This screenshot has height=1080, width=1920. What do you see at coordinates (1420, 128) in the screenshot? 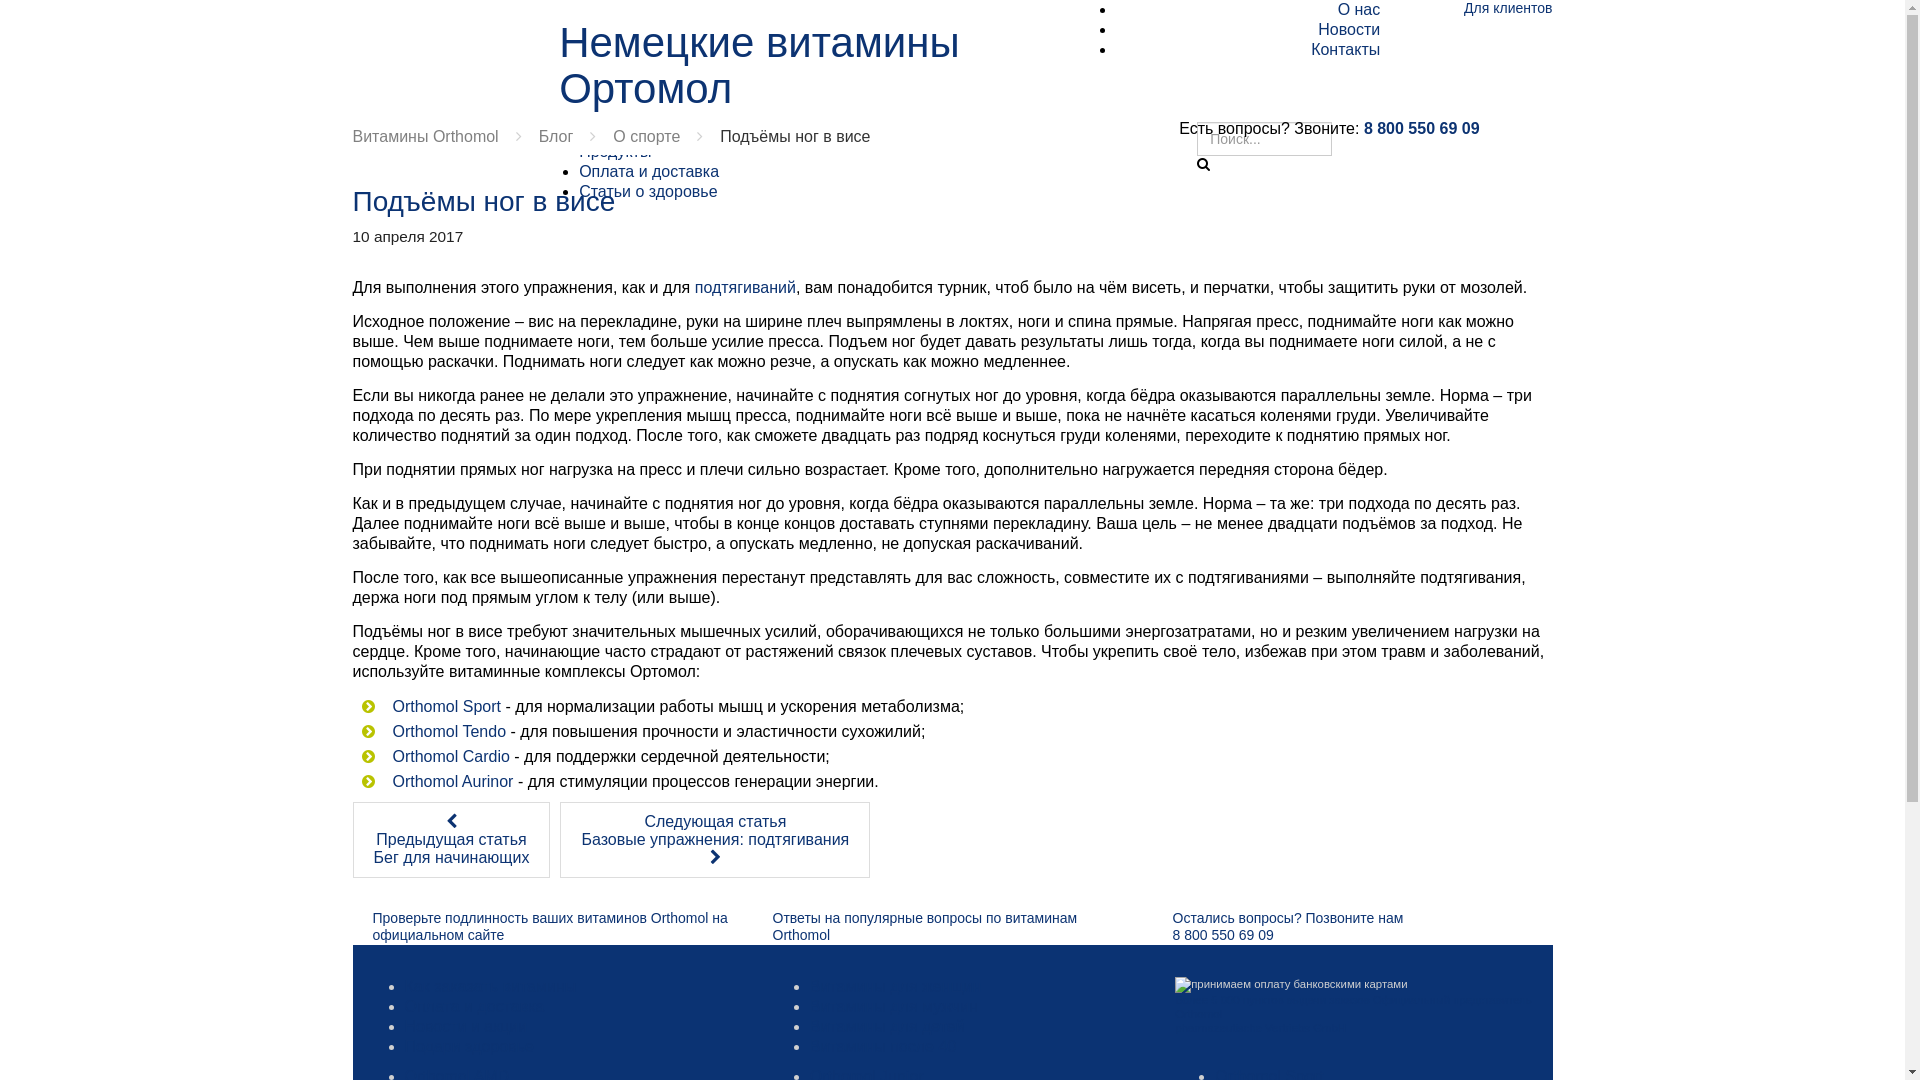
I see `'8 800 550 69 09'` at bounding box center [1420, 128].